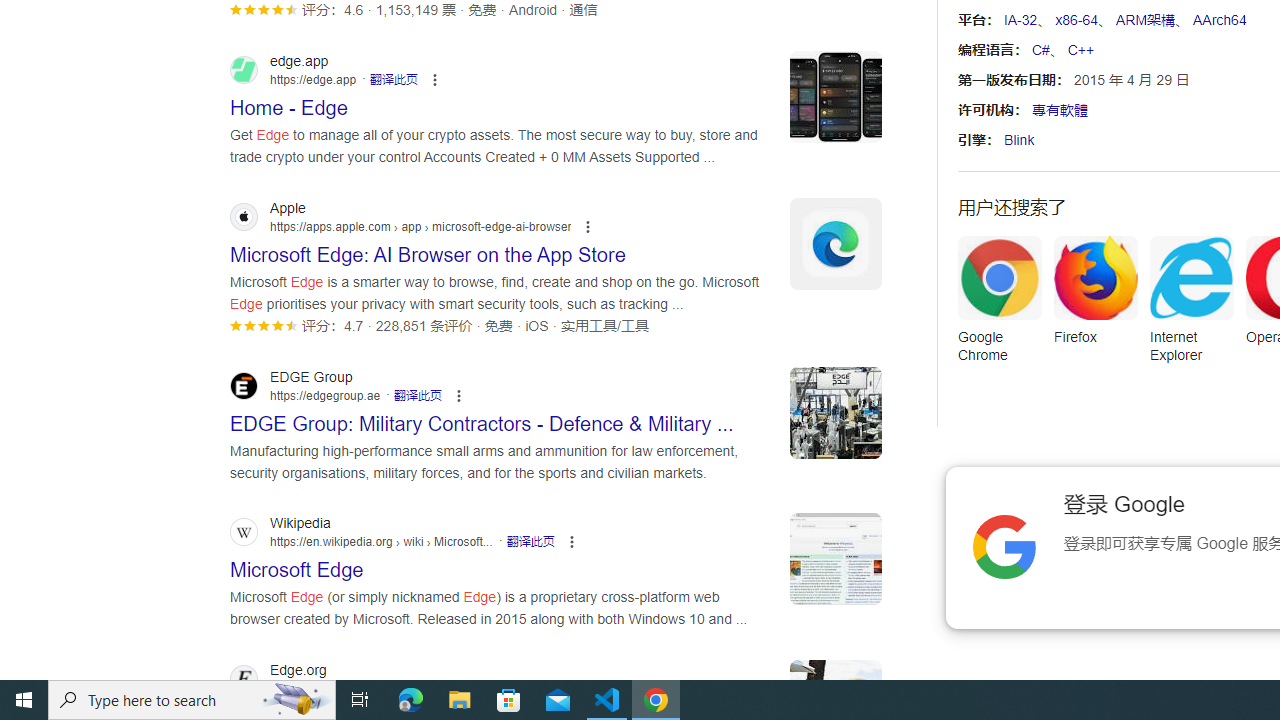 The width and height of the screenshot is (1280, 720). What do you see at coordinates (1019, 139) in the screenshot?
I see `'Blink'` at bounding box center [1019, 139].